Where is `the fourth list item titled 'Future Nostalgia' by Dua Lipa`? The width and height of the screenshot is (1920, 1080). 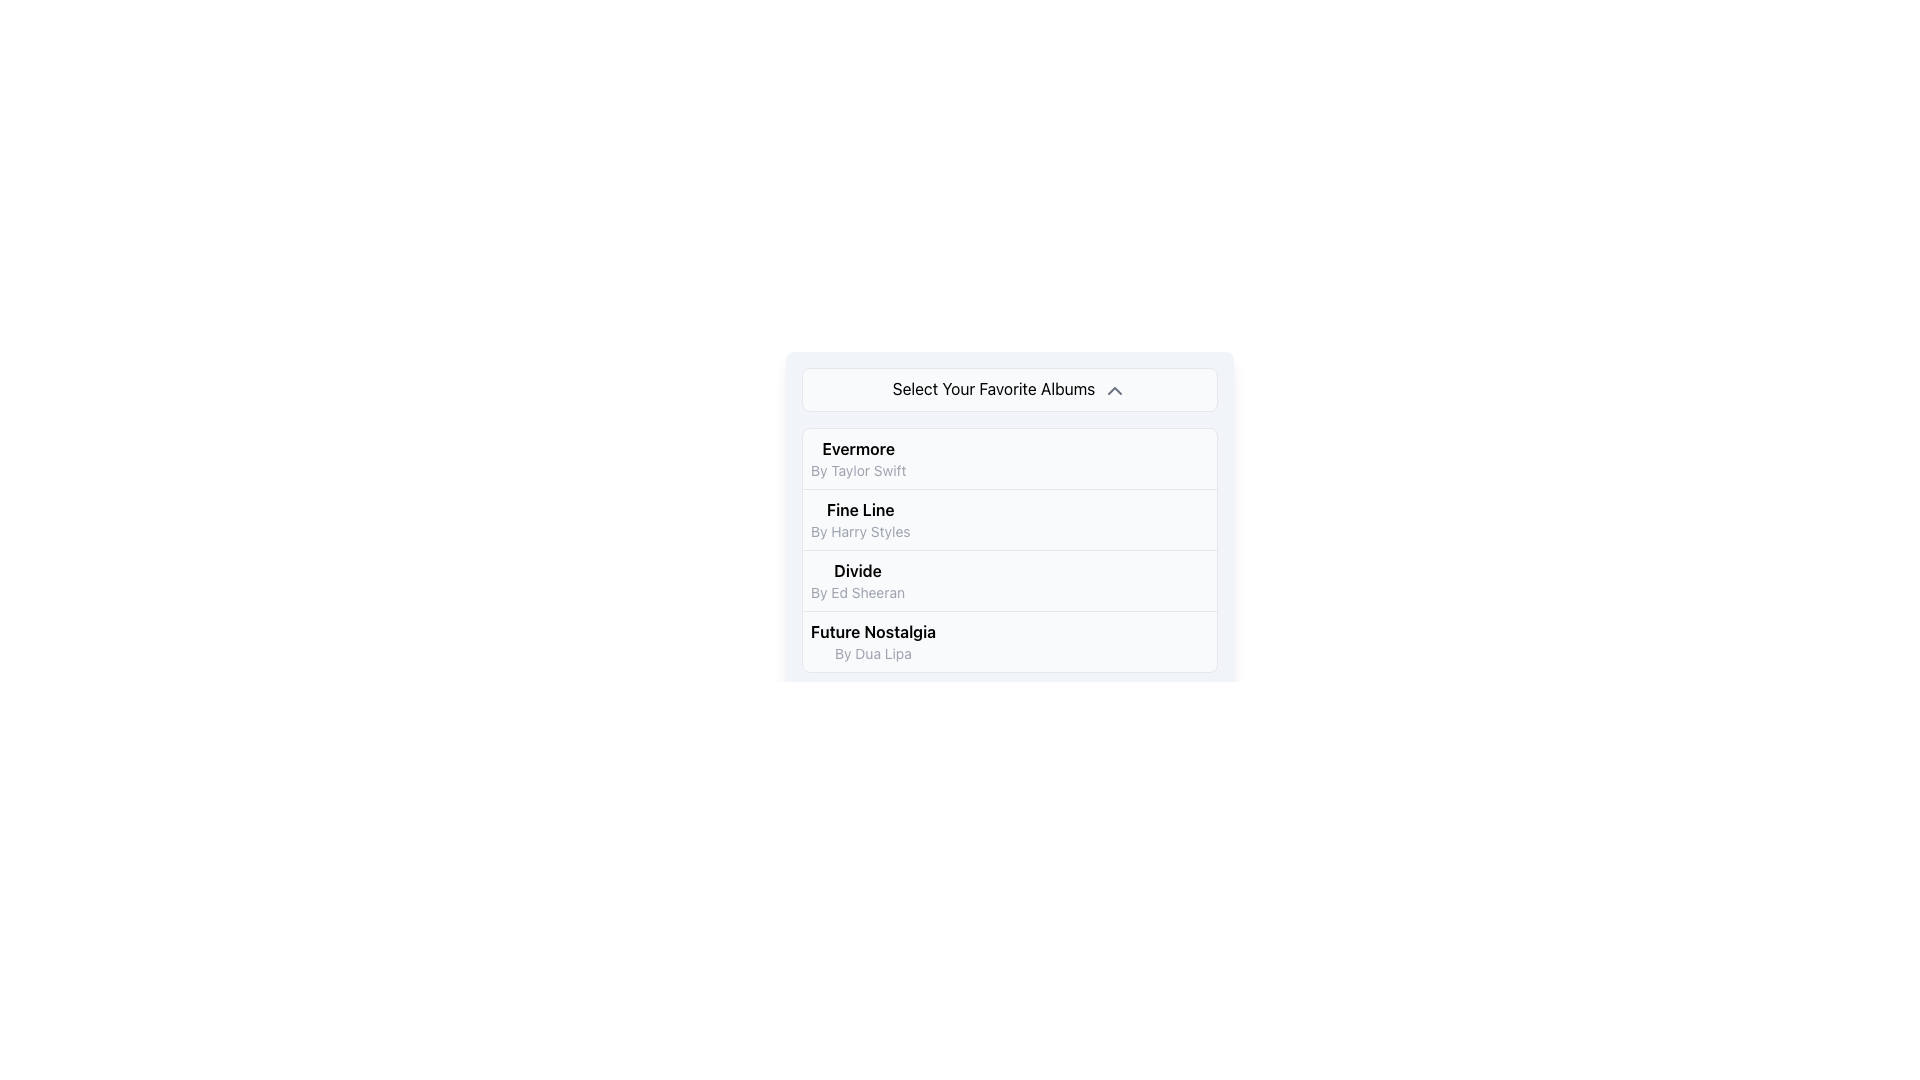
the fourth list item titled 'Future Nostalgia' by Dua Lipa is located at coordinates (1009, 640).